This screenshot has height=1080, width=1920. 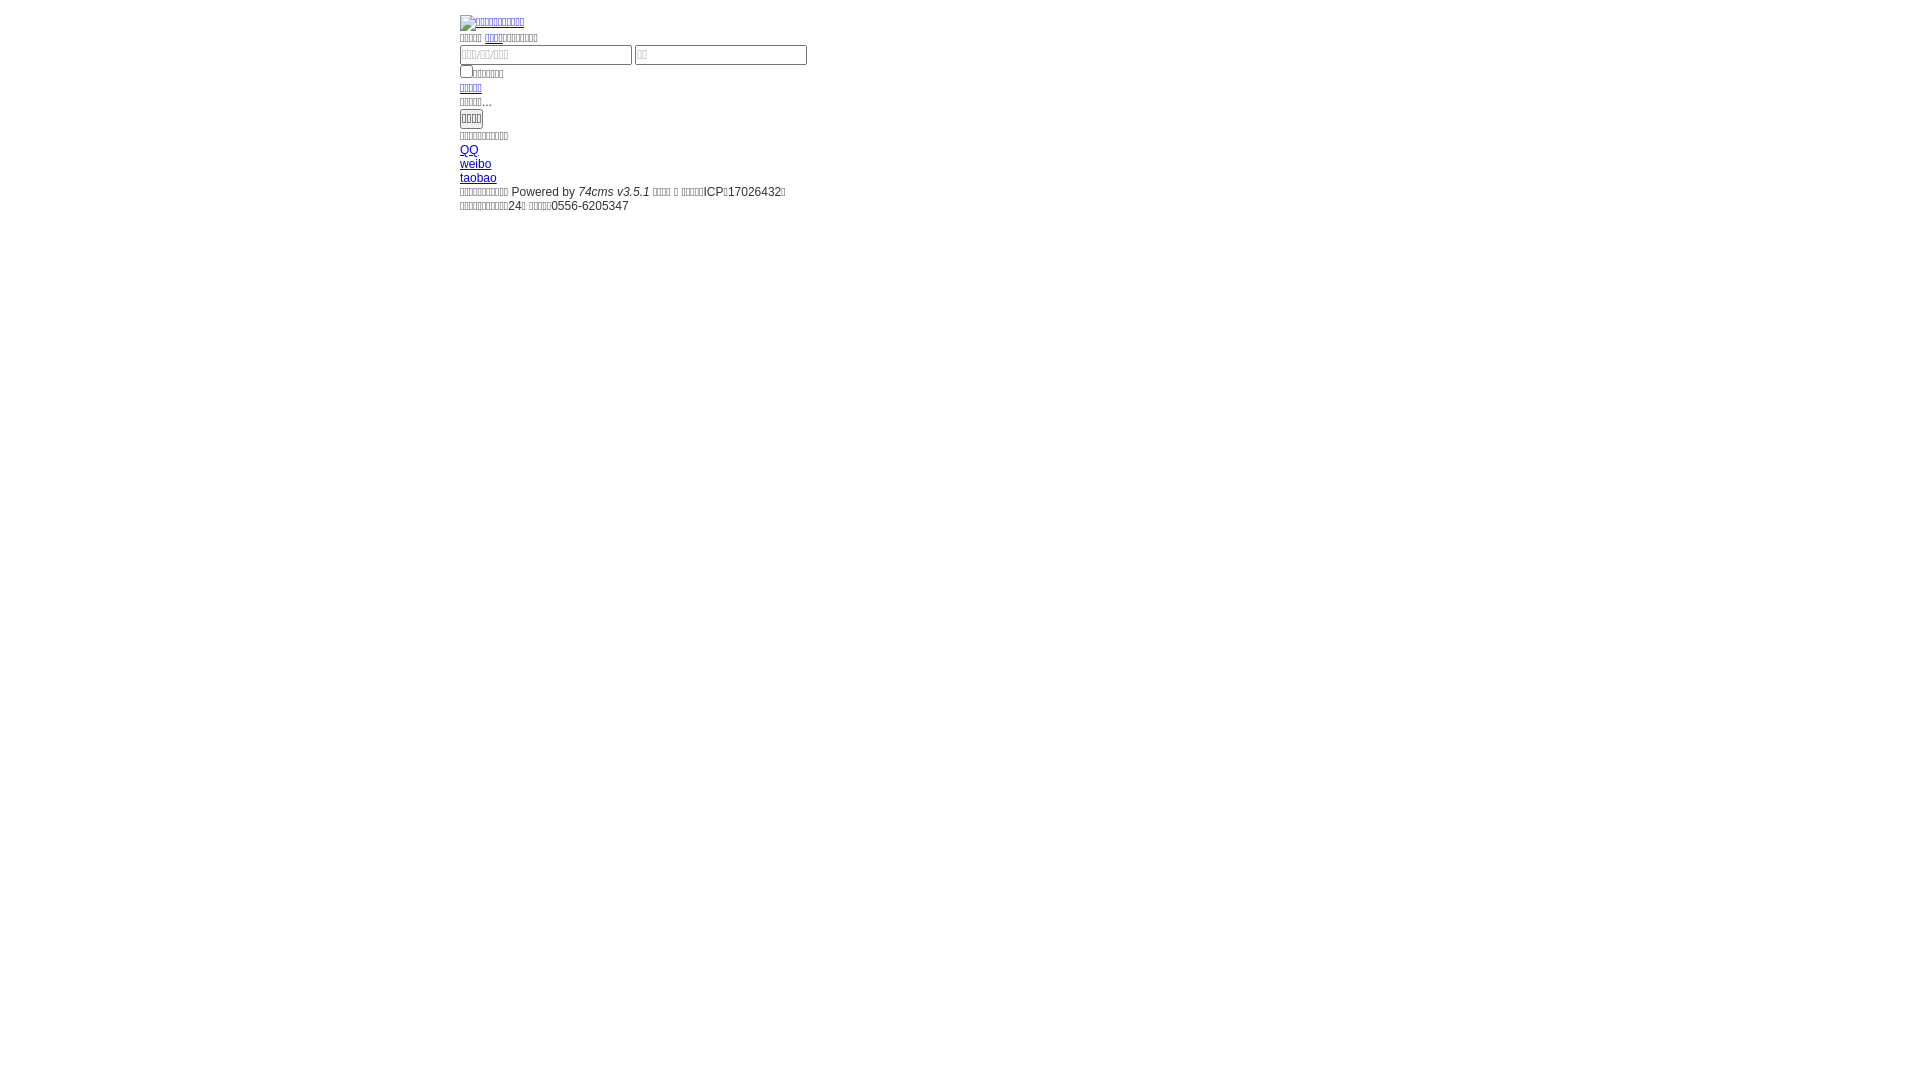 What do you see at coordinates (459, 149) in the screenshot?
I see `'QQ'` at bounding box center [459, 149].